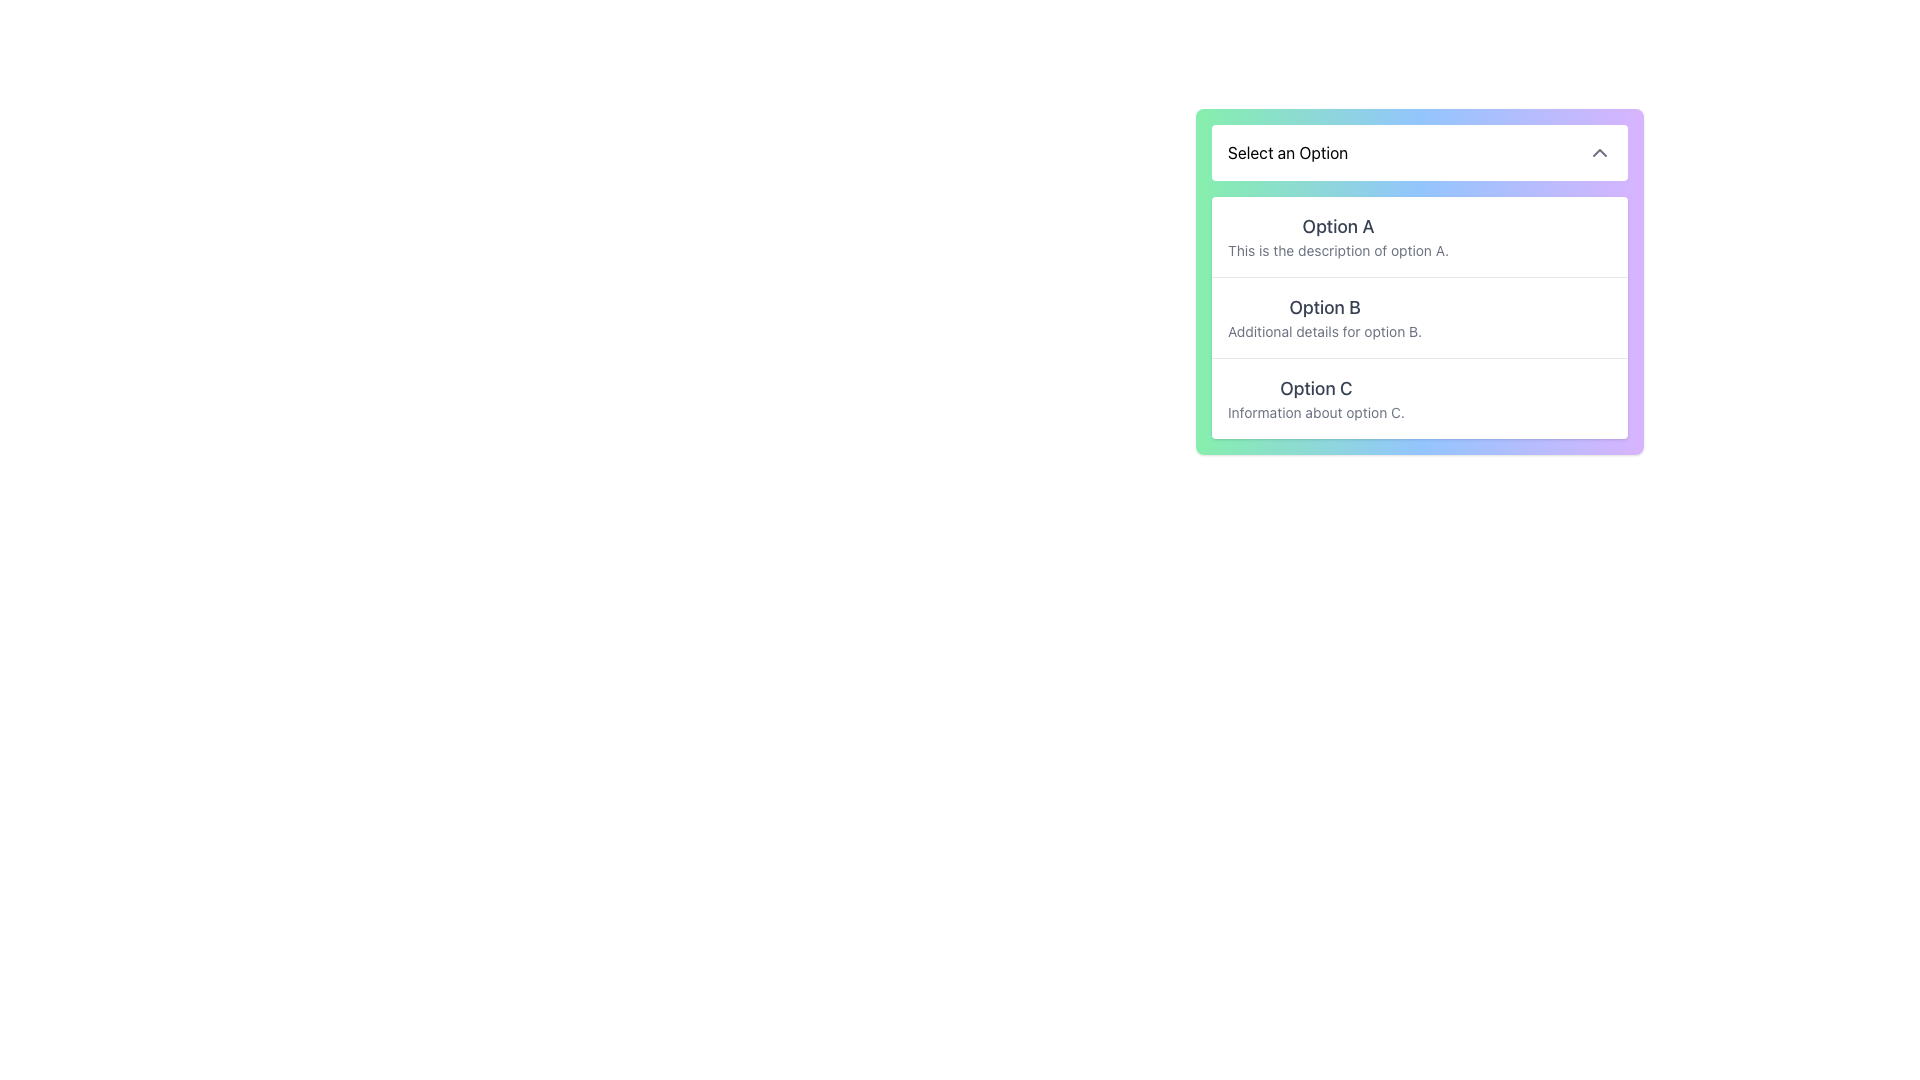 This screenshot has width=1920, height=1080. What do you see at coordinates (1419, 397) in the screenshot?
I see `the selectable option labeled 'Option C'` at bounding box center [1419, 397].